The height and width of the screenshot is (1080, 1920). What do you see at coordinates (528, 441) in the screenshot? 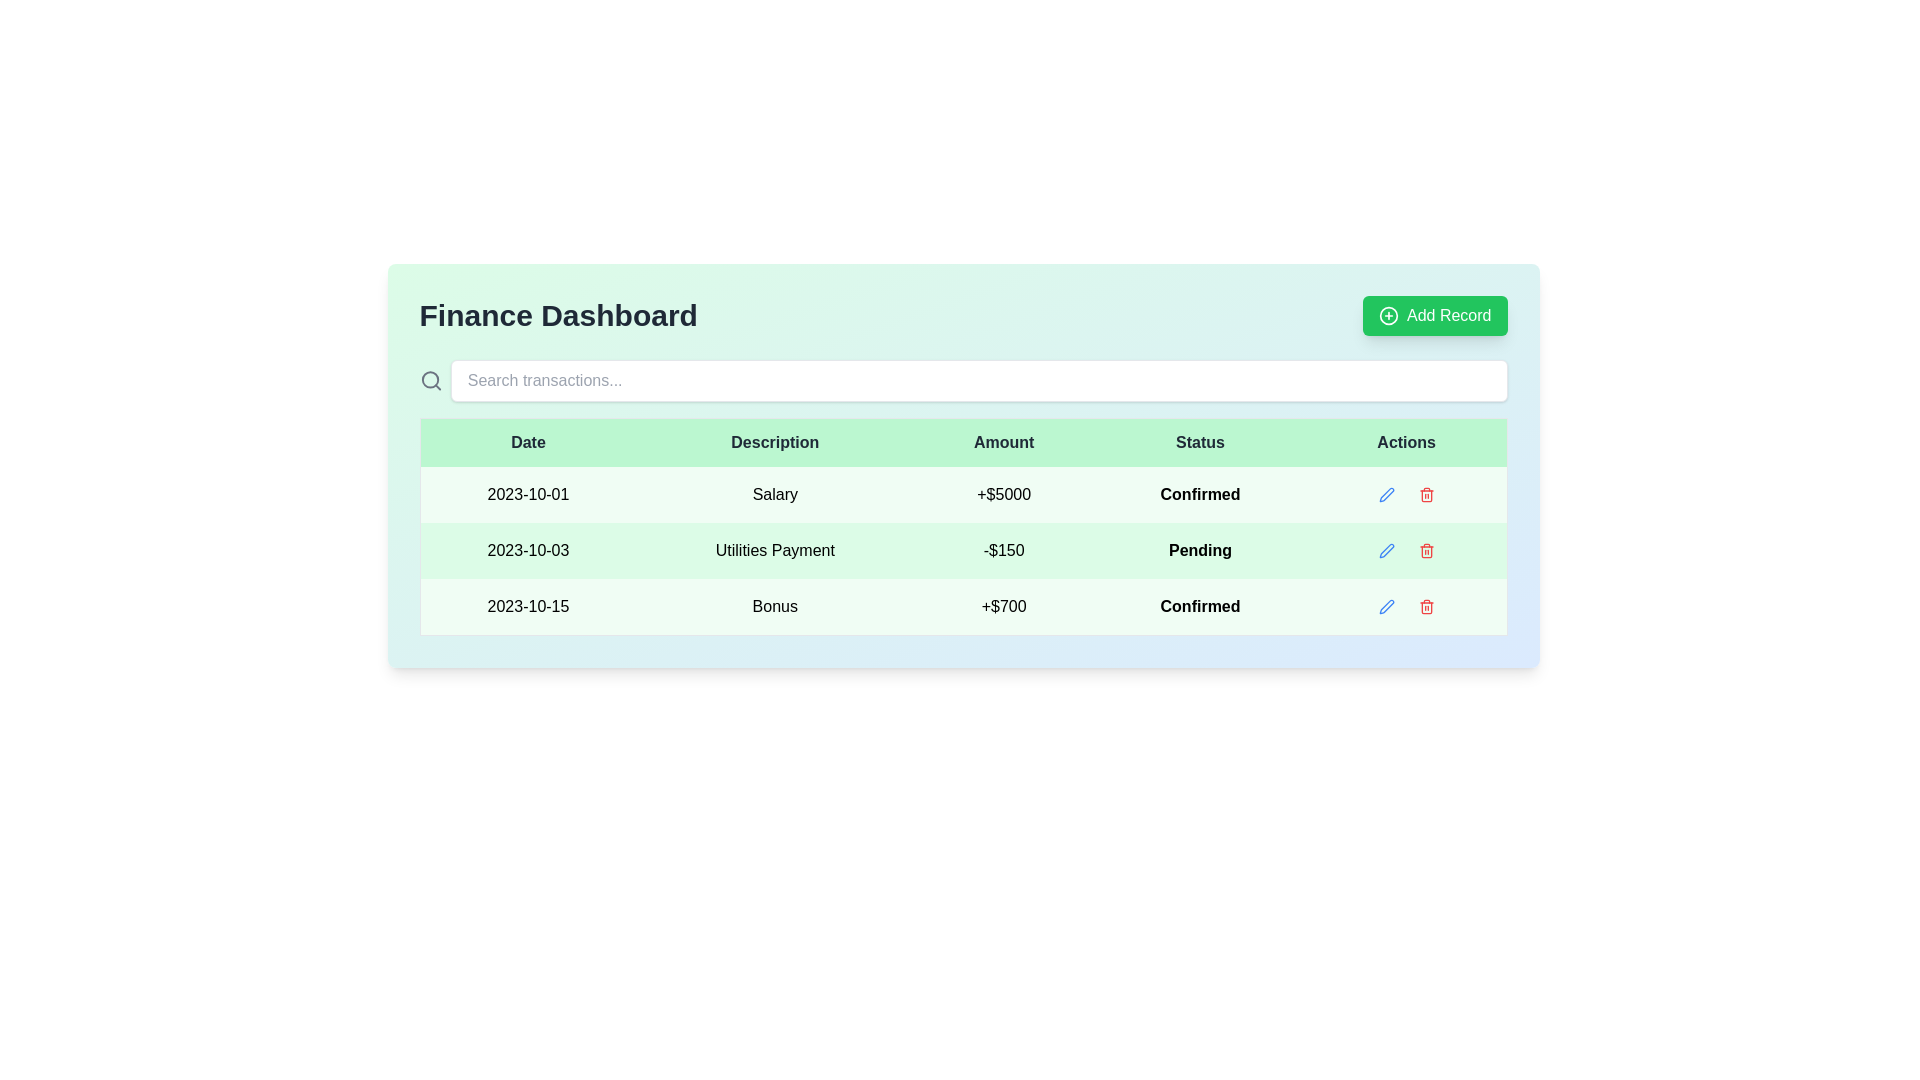
I see `the 'Date' column label text, which indicates that the data below pertains to dates` at bounding box center [528, 441].